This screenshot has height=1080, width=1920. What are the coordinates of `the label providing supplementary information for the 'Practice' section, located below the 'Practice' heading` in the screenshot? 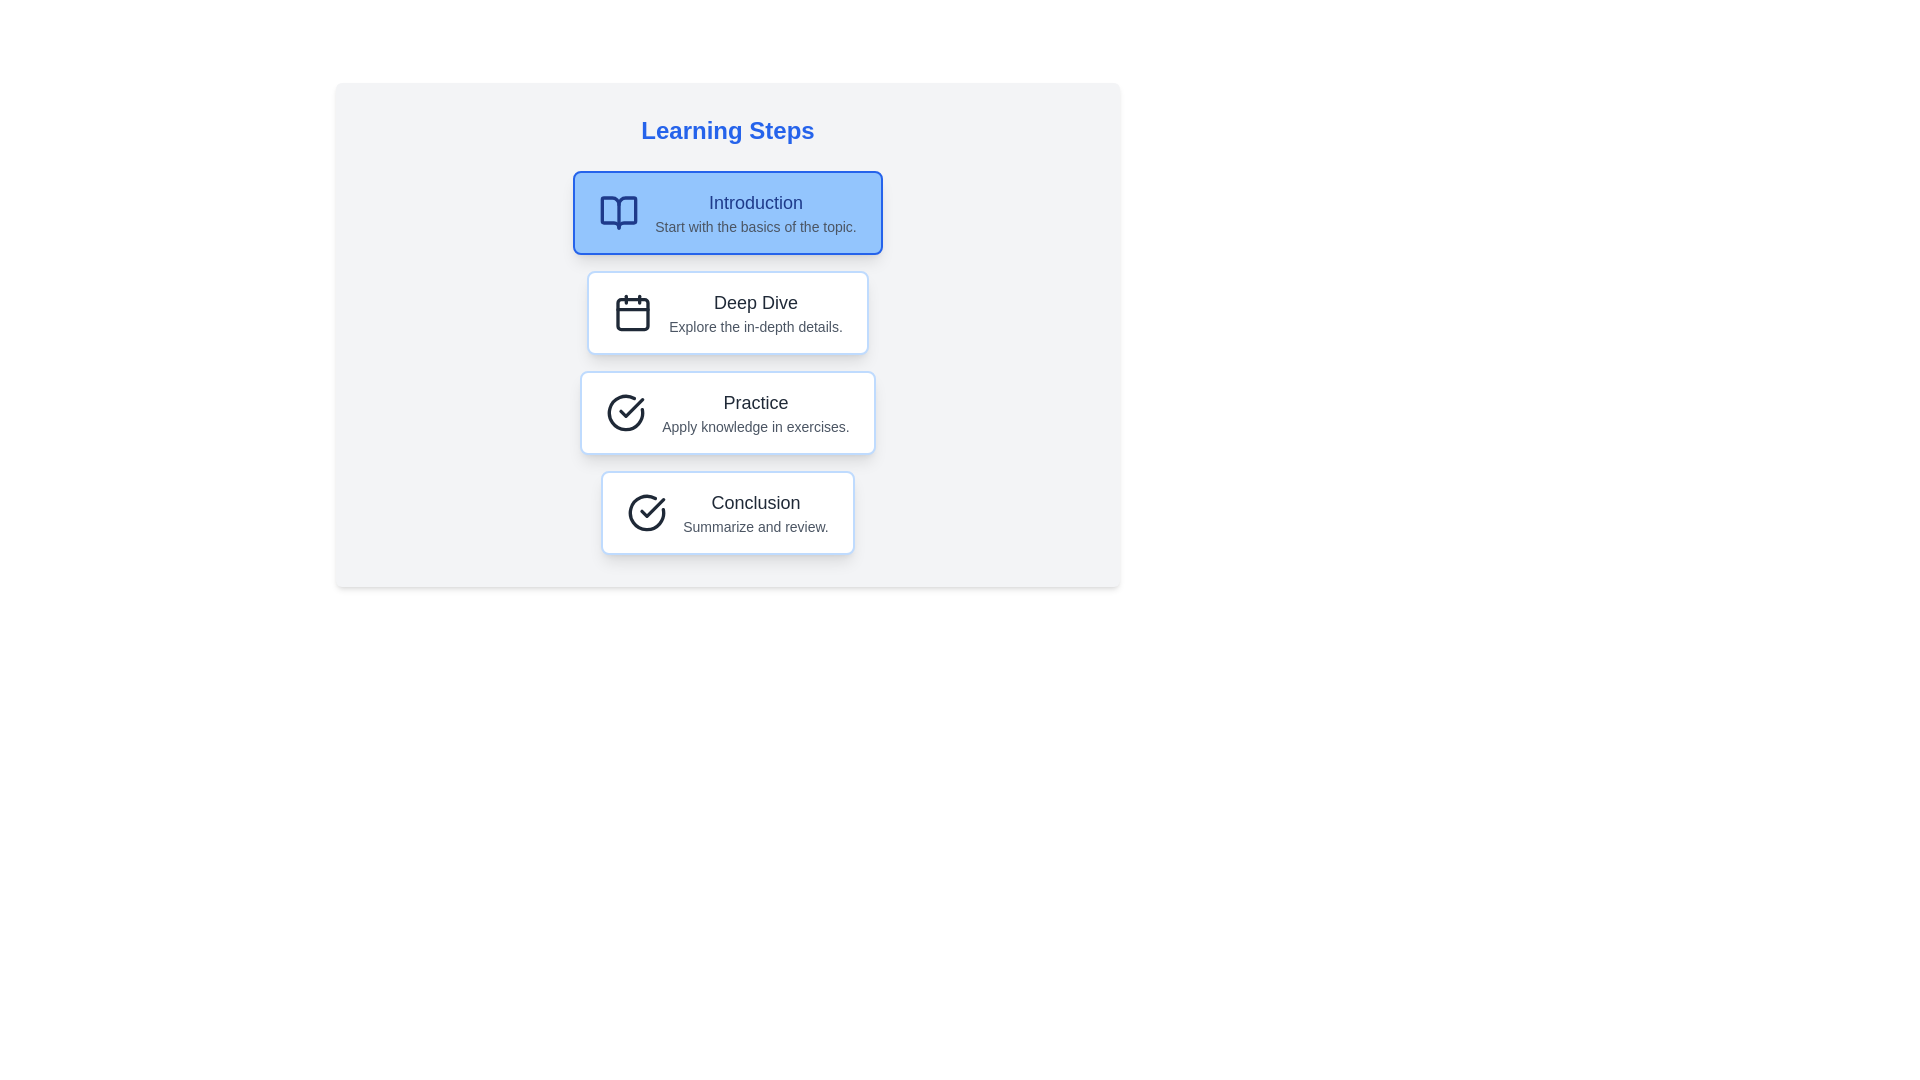 It's located at (754, 426).